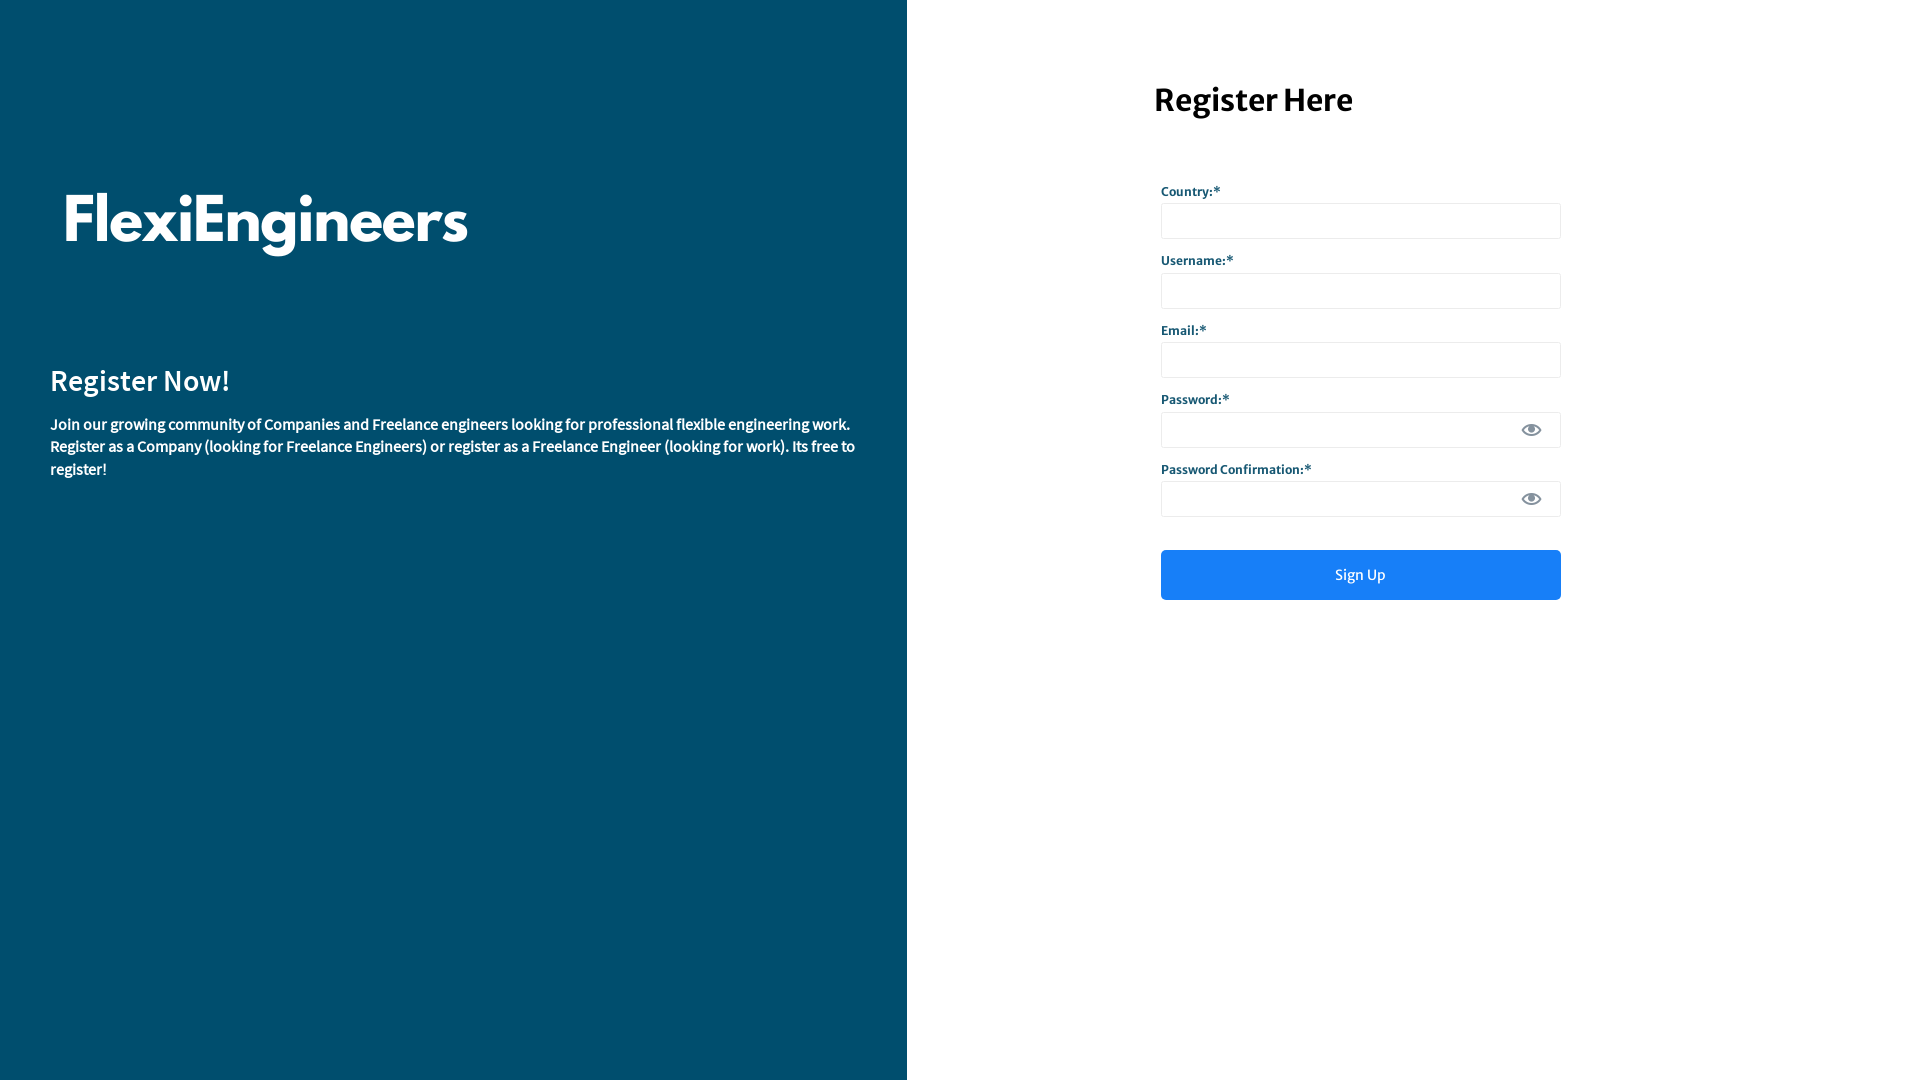  I want to click on 'Sign Up', so click(1360, 574).